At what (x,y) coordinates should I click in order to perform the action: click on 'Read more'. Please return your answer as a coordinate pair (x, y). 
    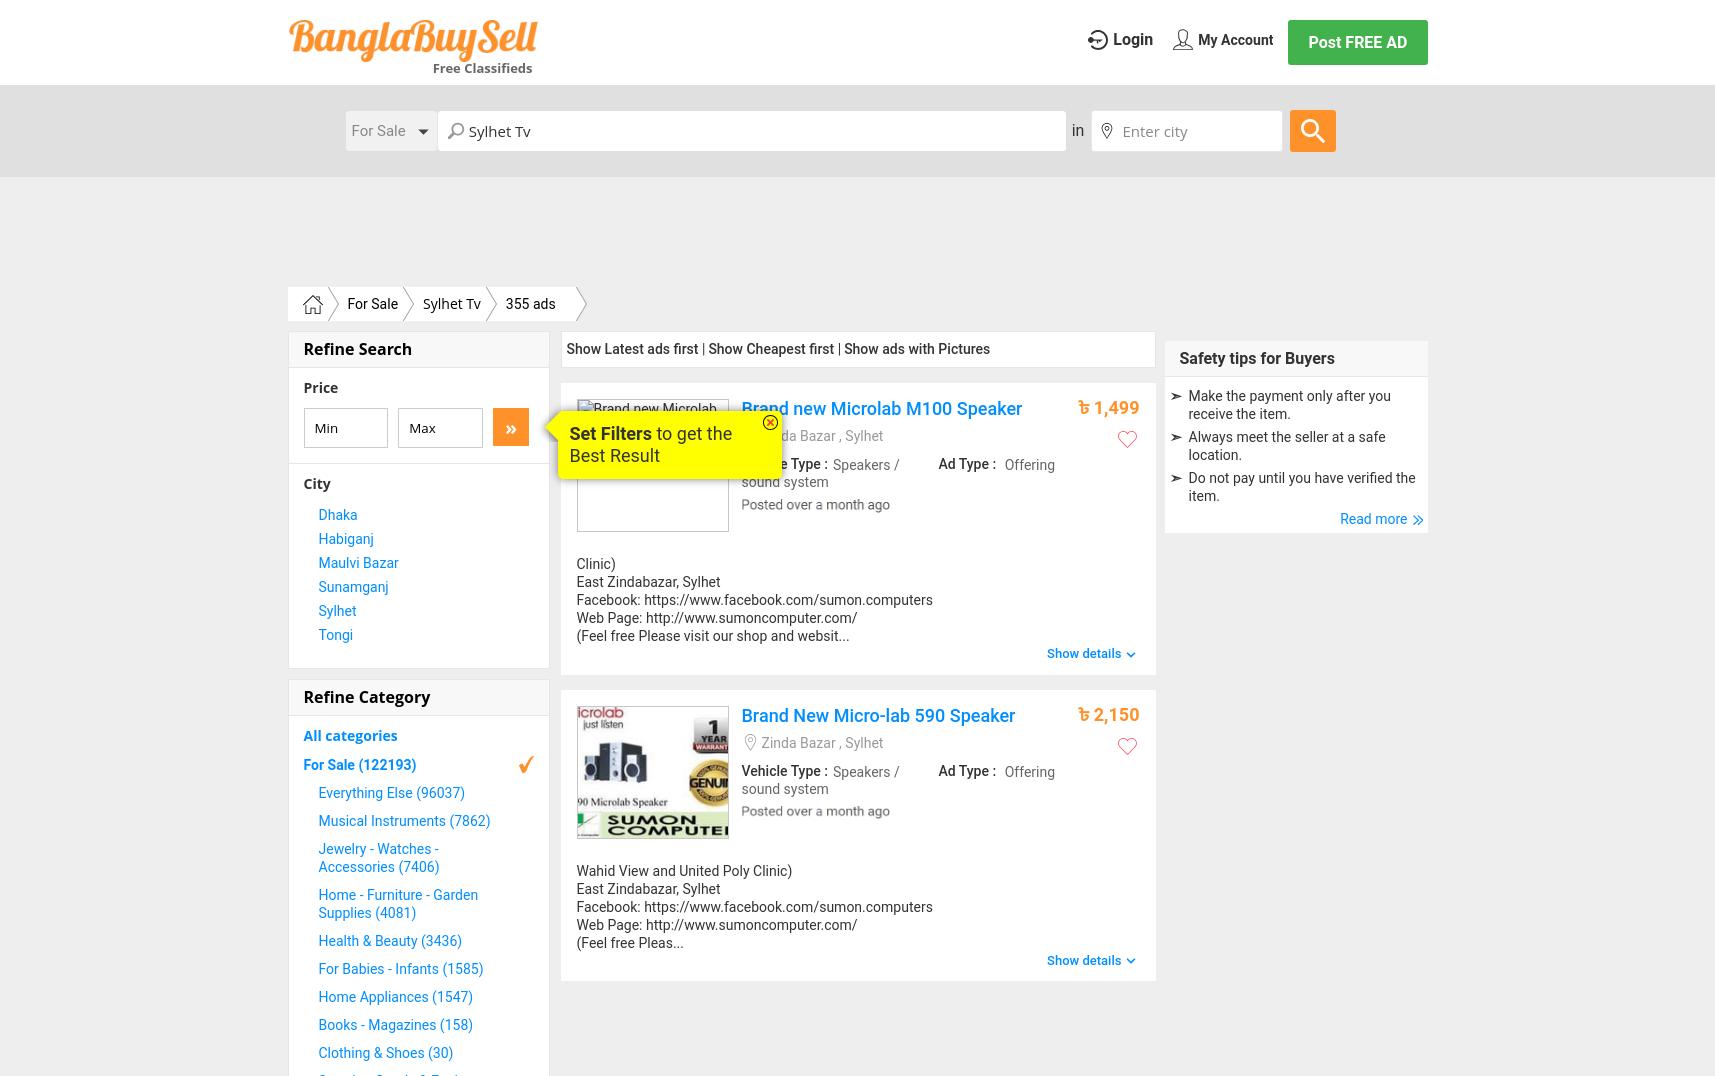
    Looking at the image, I should click on (1338, 518).